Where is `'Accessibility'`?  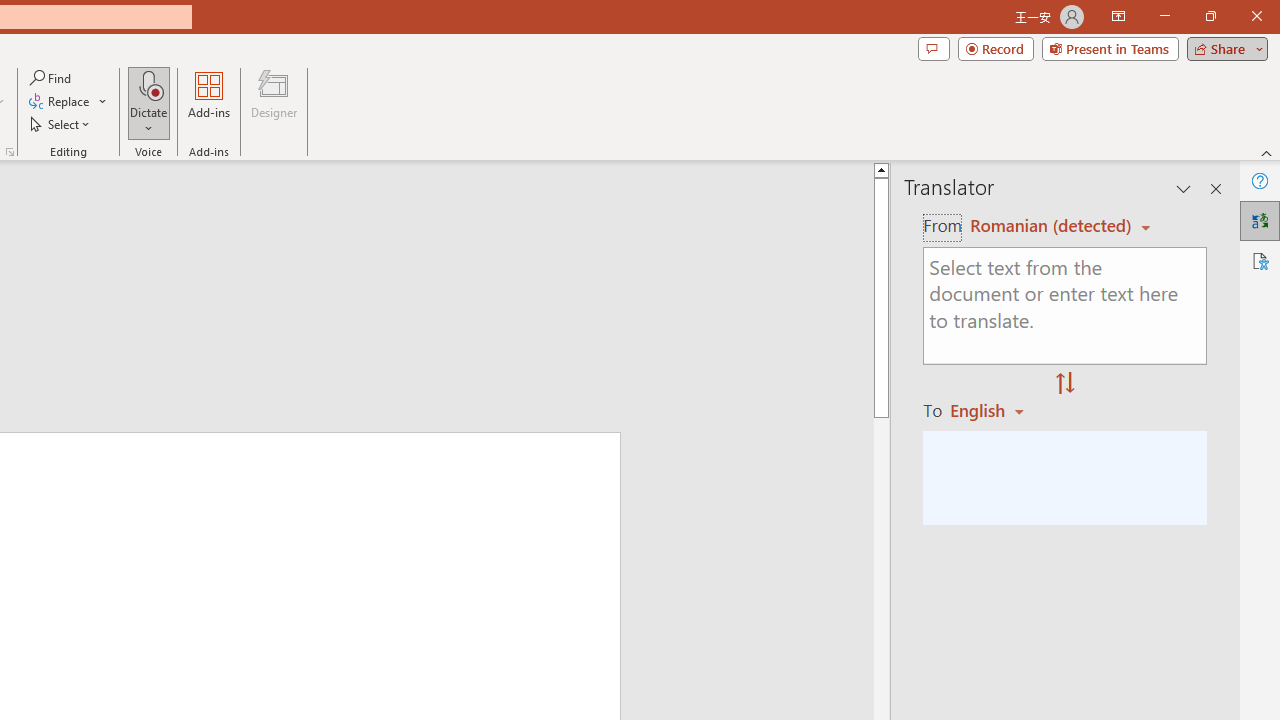 'Accessibility' is located at coordinates (1259, 260).